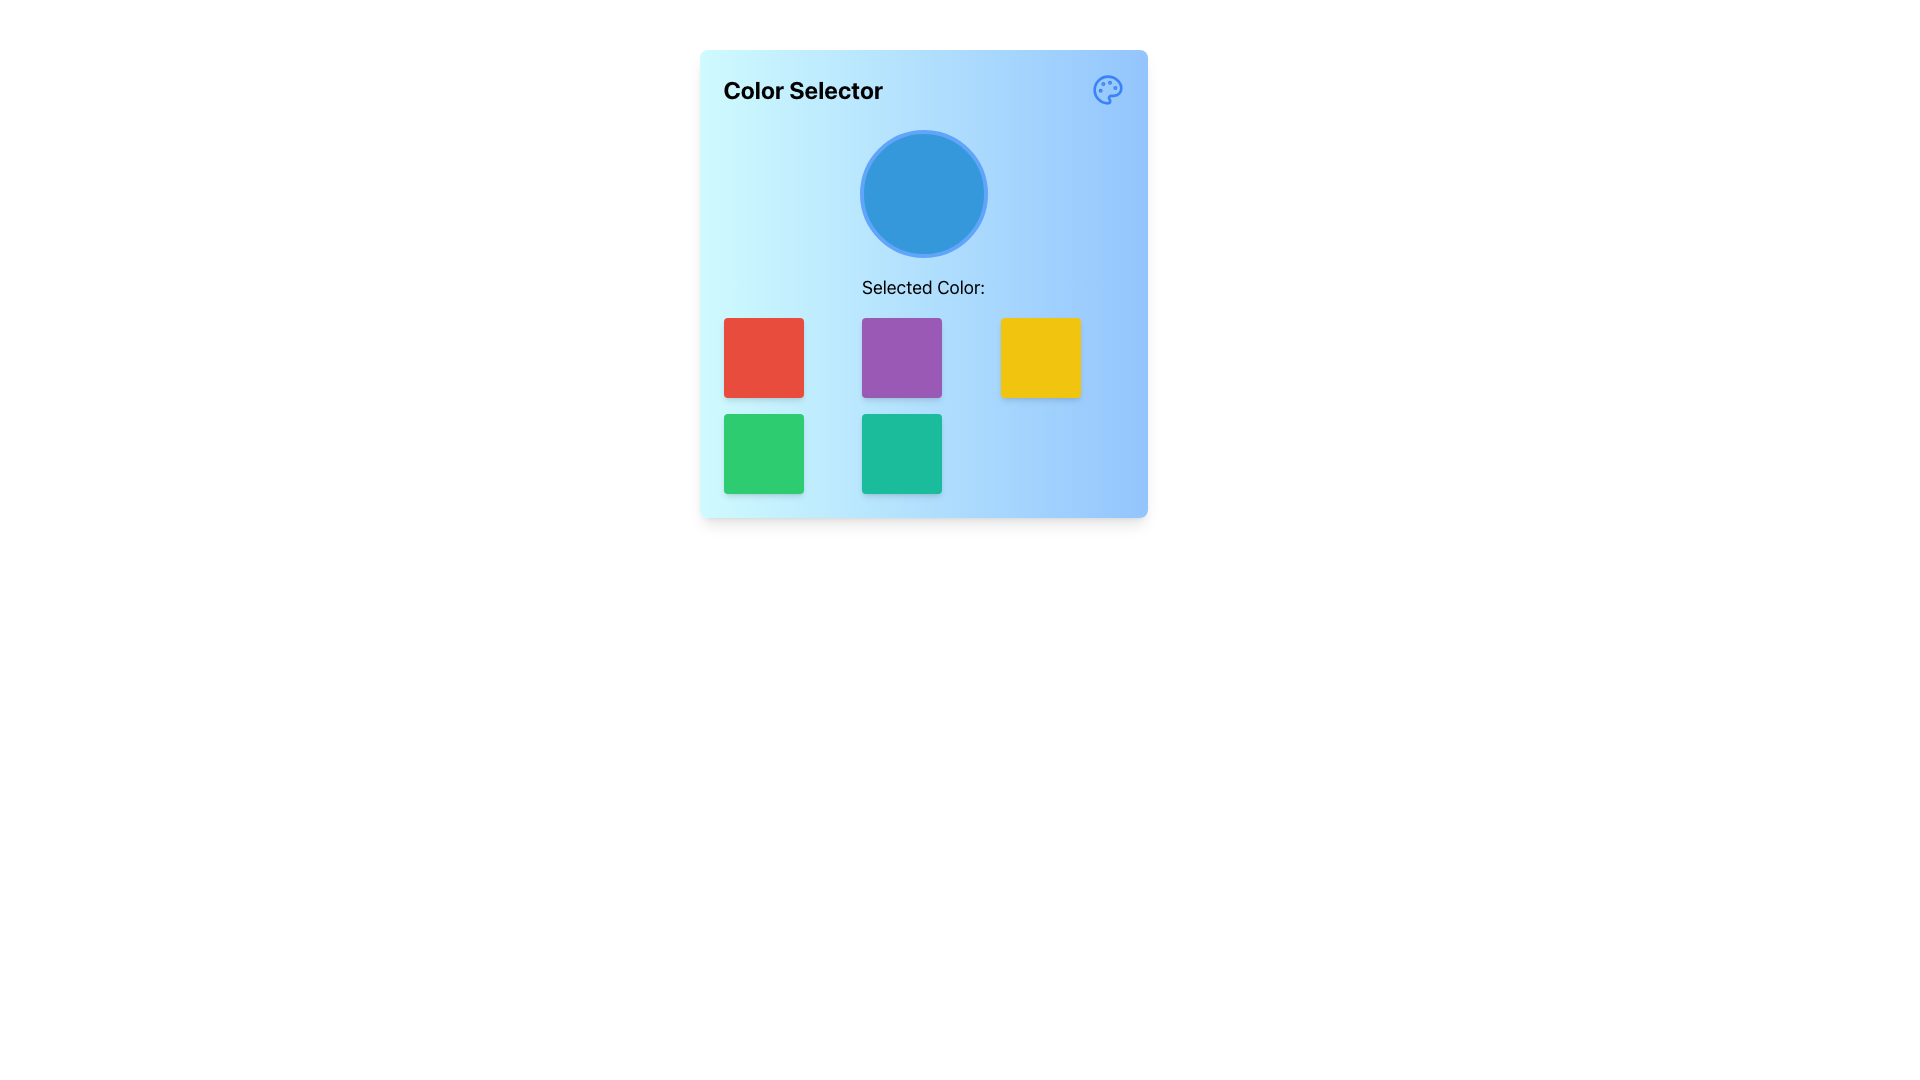  I want to click on green visual color indicator with rounded corners located in the first square of the second row in a three-column grid layout using developer tools, so click(782, 454).